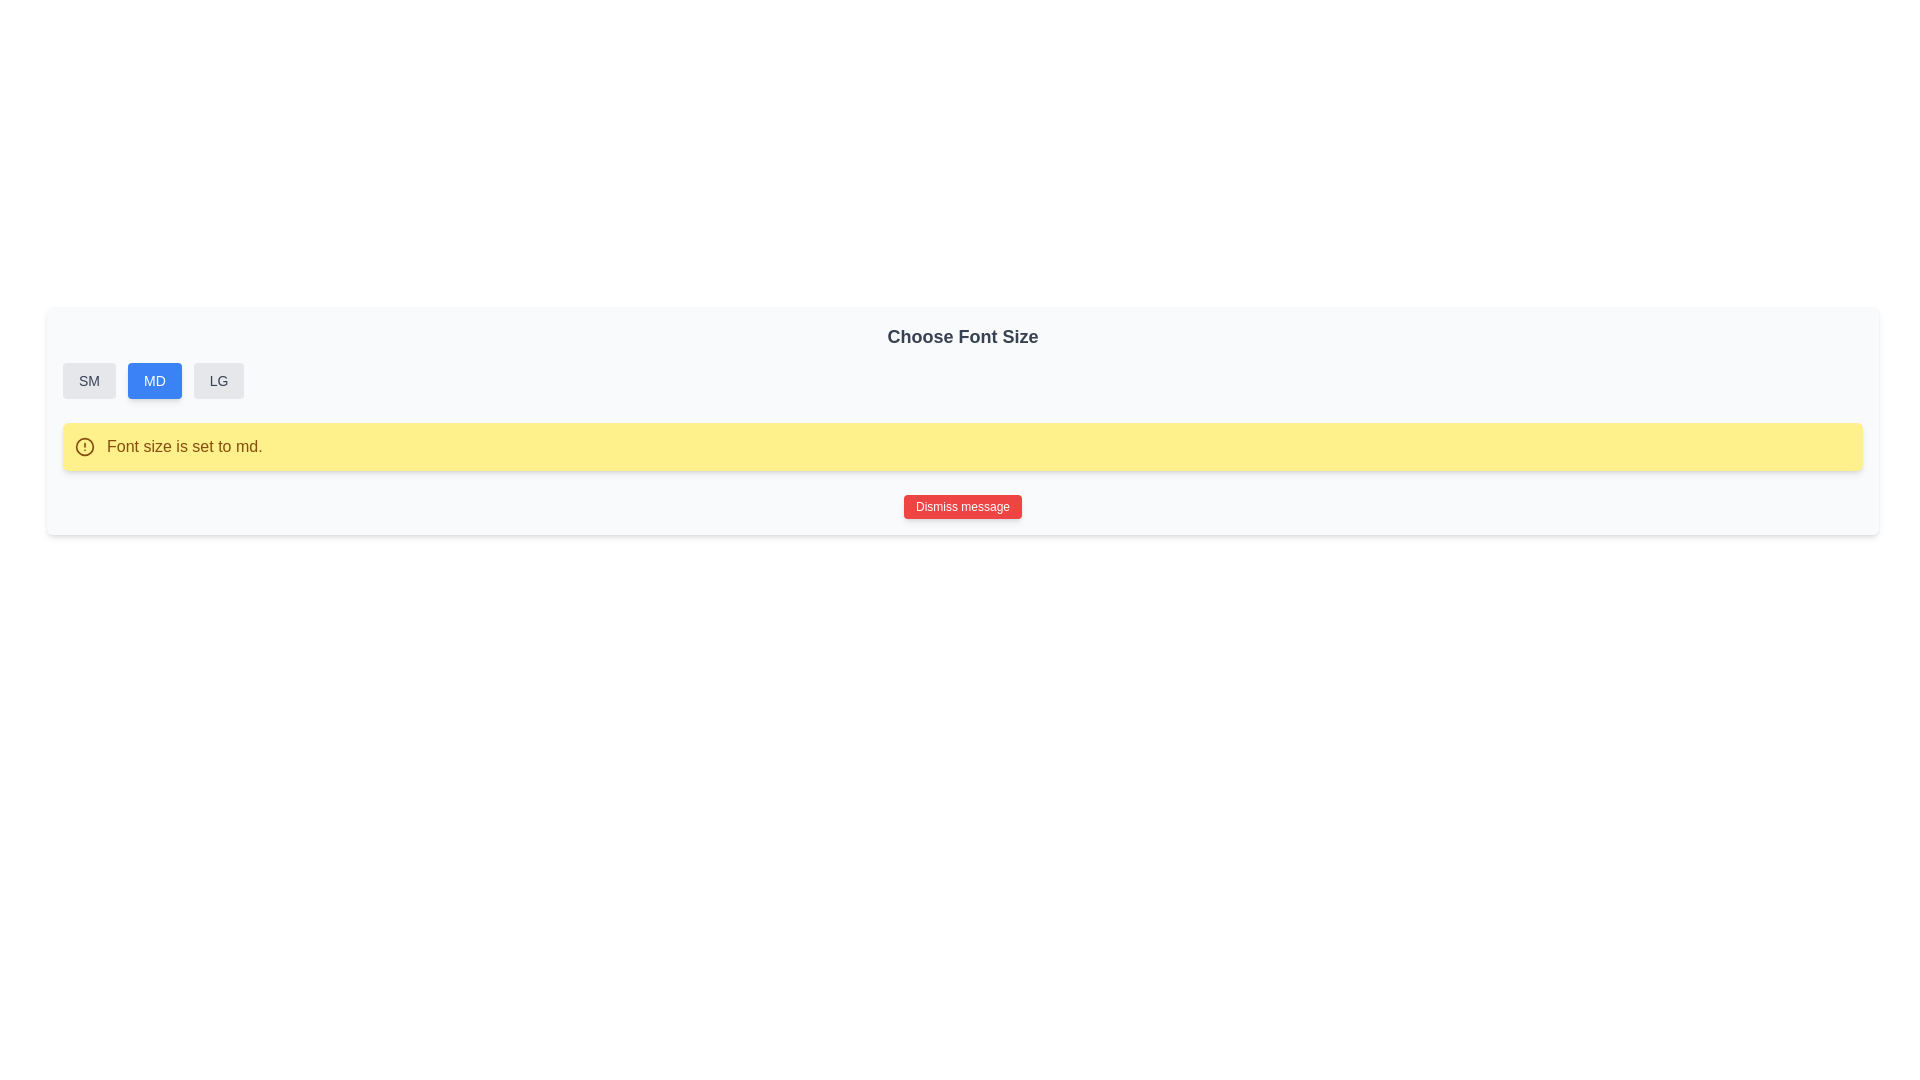 This screenshot has height=1080, width=1920. What do you see at coordinates (963, 505) in the screenshot?
I see `the small red button labeled 'Dismiss message' located beneath the yellow notification message area` at bounding box center [963, 505].